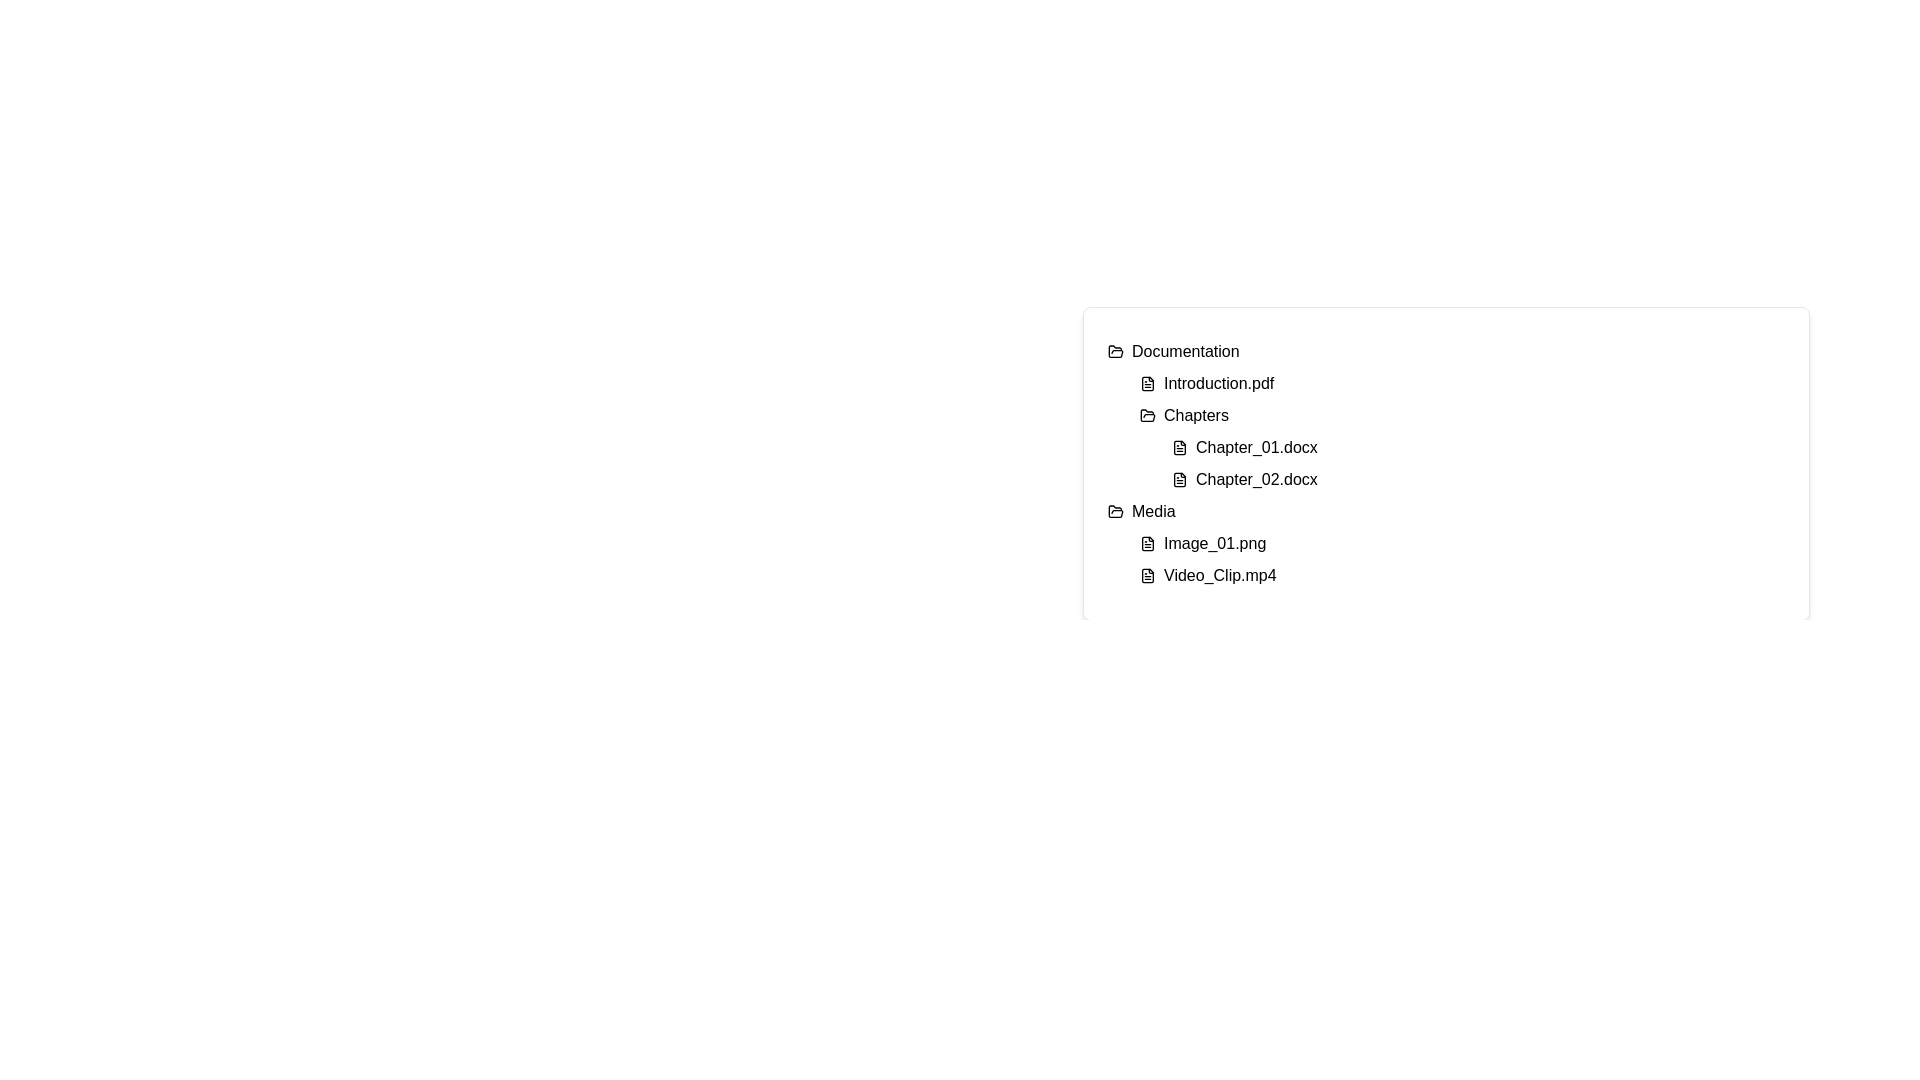 The image size is (1920, 1080). Describe the element at coordinates (1462, 559) in the screenshot. I see `the File representation group displaying 'Image_01.png' and 'Video_Clip.mp4'` at that location.